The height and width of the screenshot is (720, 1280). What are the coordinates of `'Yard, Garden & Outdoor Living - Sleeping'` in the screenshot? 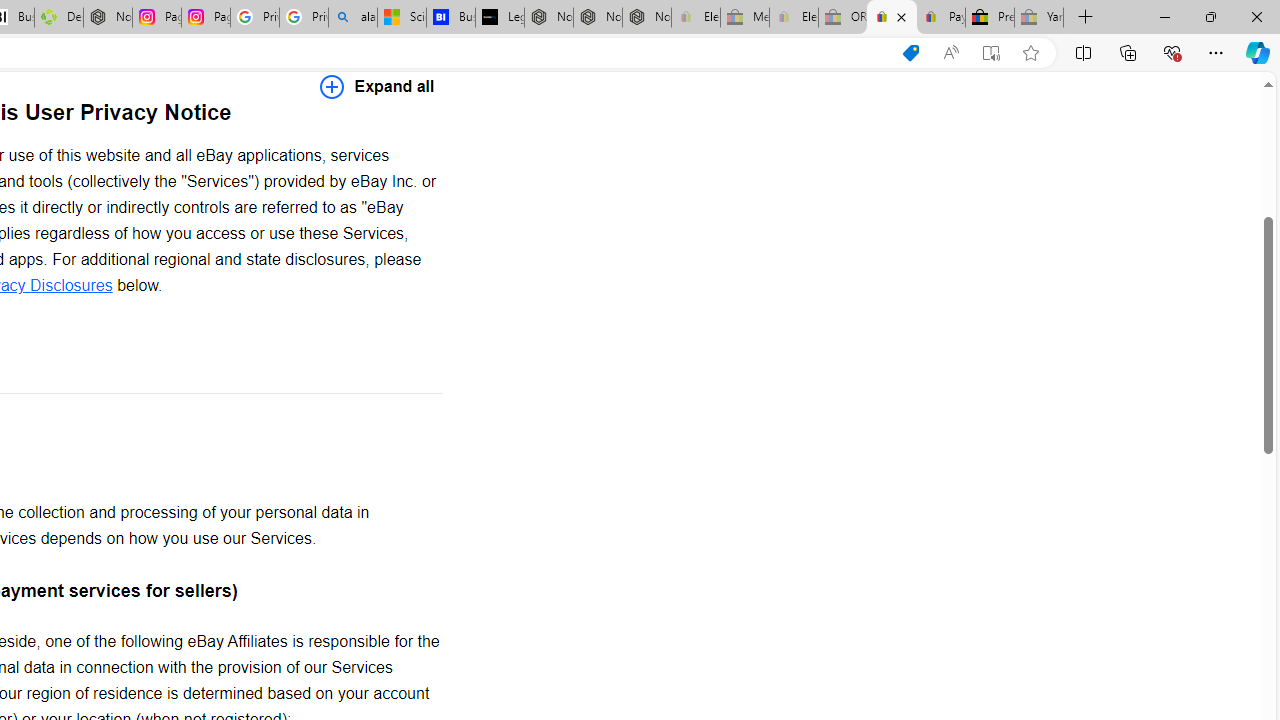 It's located at (1039, 17).